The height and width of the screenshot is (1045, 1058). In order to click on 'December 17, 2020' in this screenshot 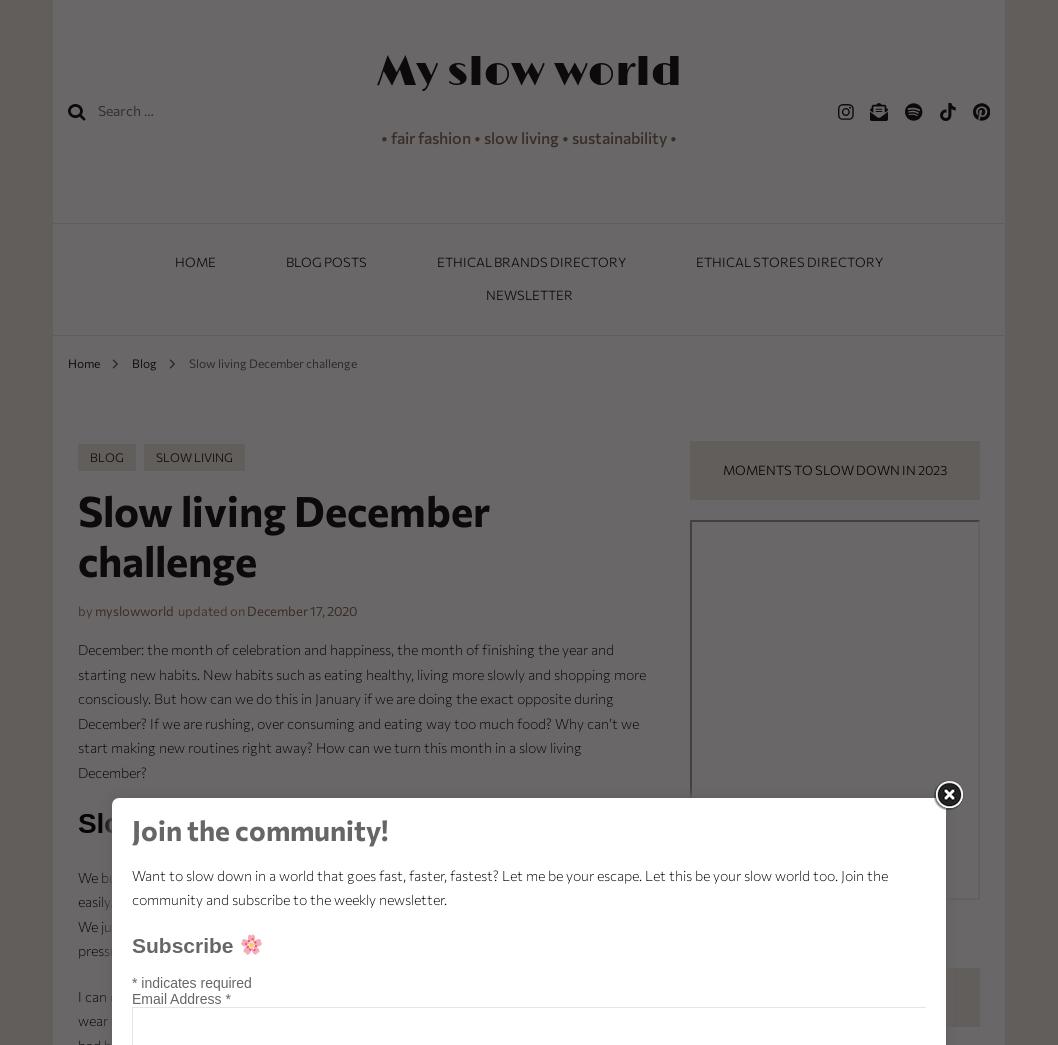, I will do `click(245, 610)`.